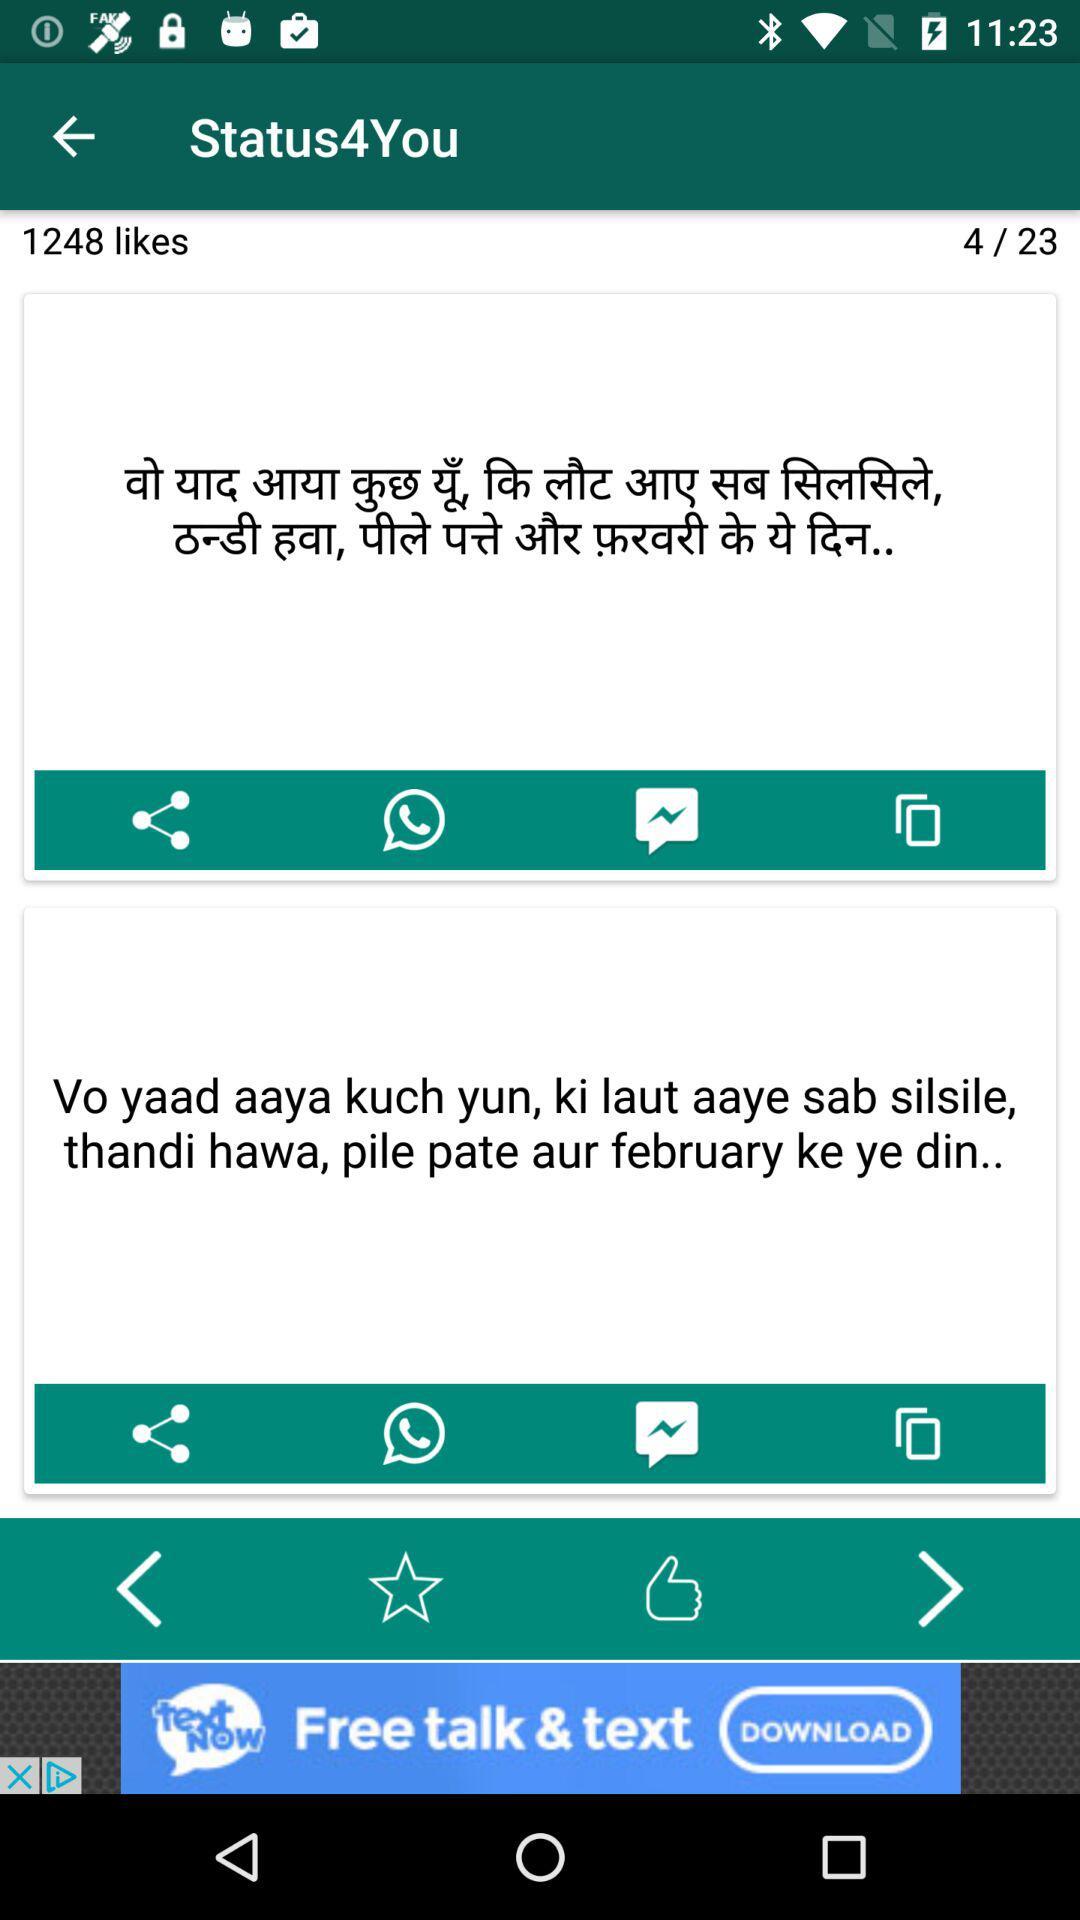 This screenshot has width=1080, height=1920. Describe the element at coordinates (412, 1432) in the screenshot. I see `contacts` at that location.